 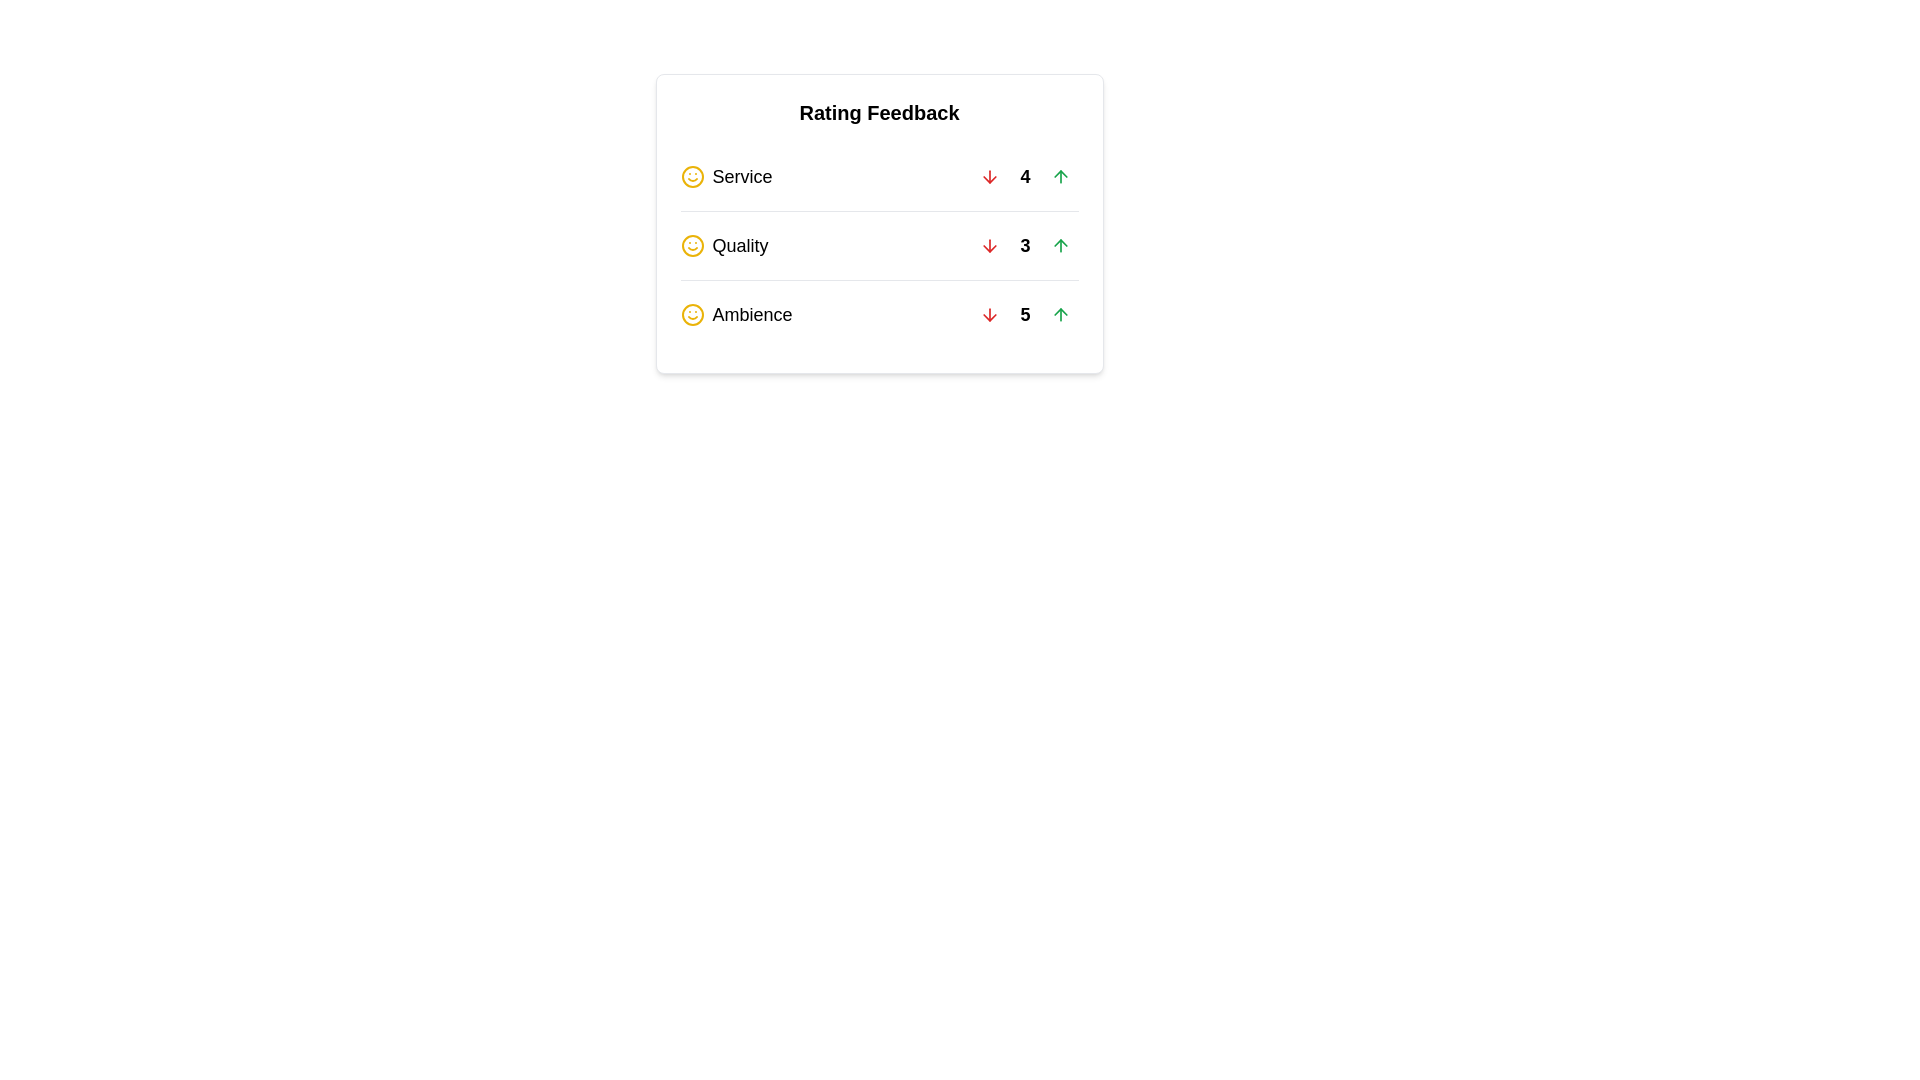 What do you see at coordinates (692, 245) in the screenshot?
I see `the round yellow smiley face icon located to the left of the 'Quality' text in the middle row of the 'Rating Feedback' section` at bounding box center [692, 245].